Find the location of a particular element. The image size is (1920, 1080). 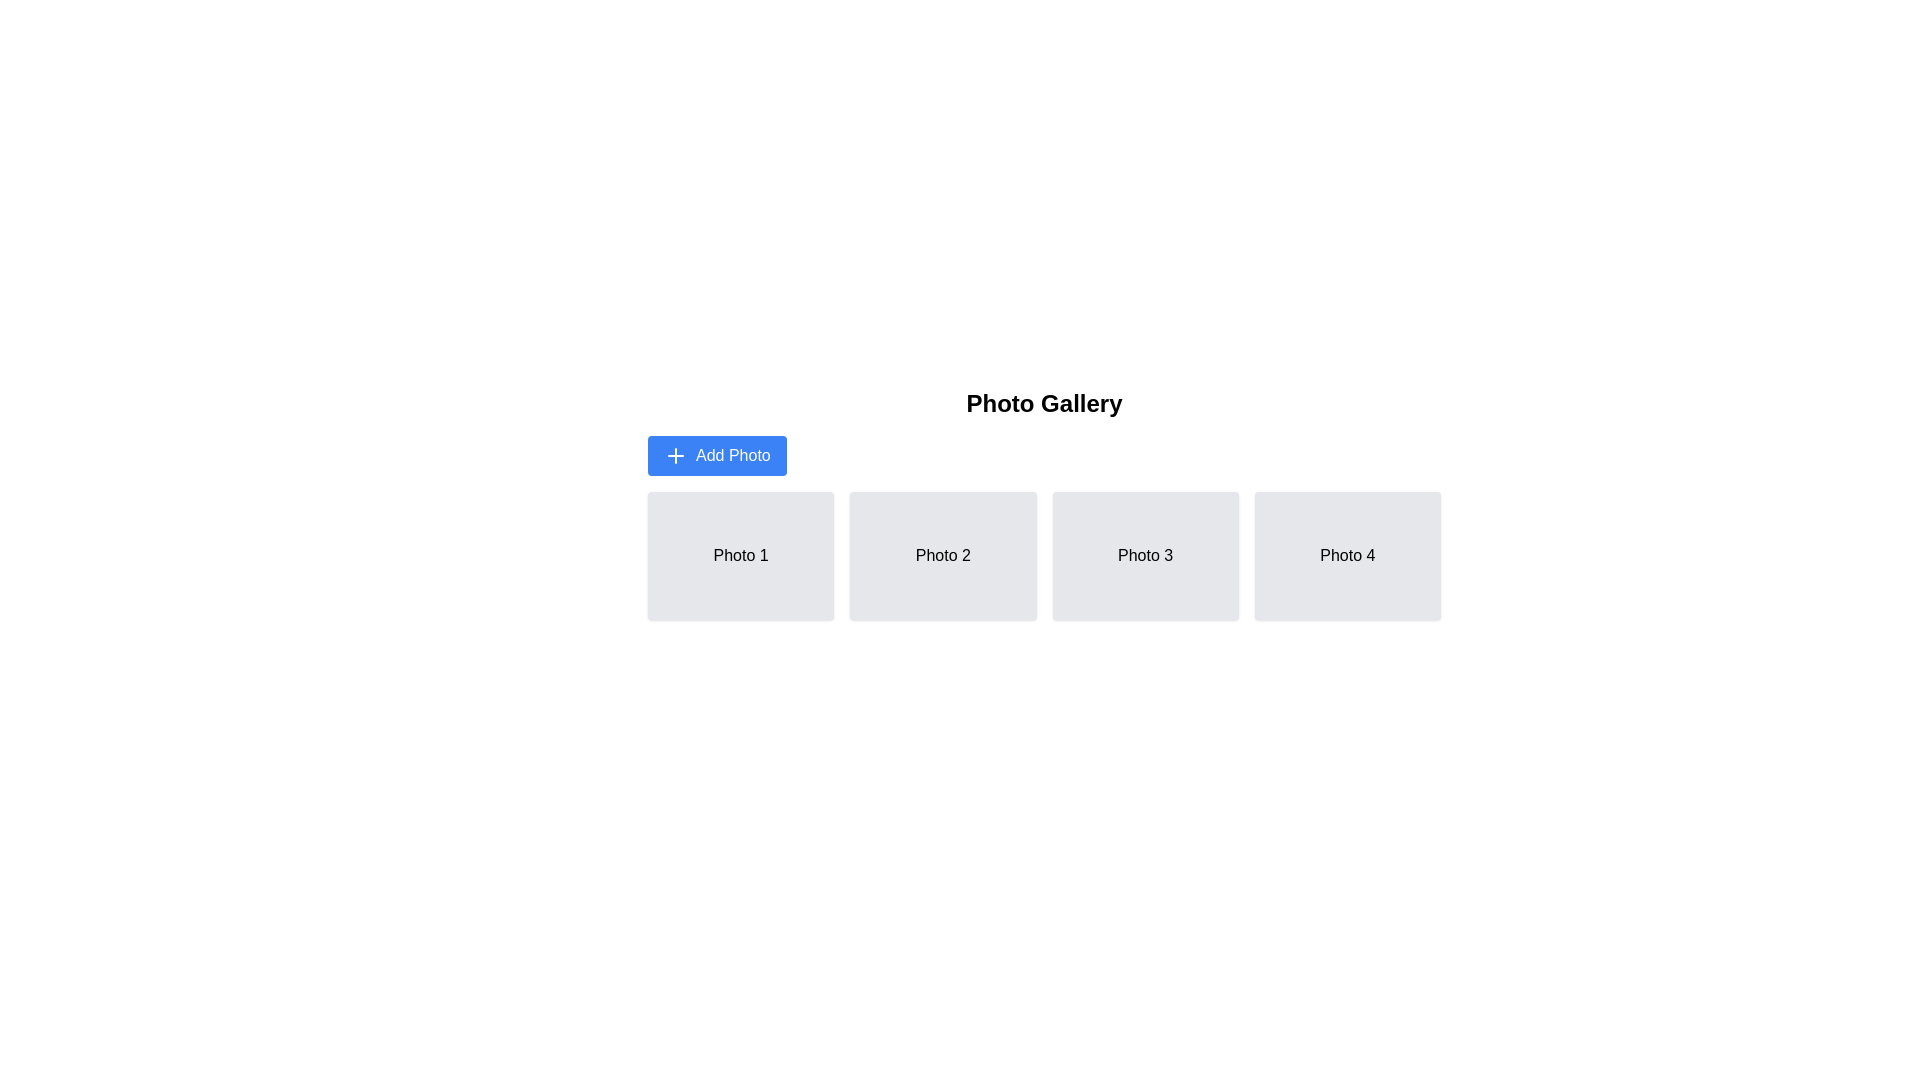

the small blue circular icon with a white cross, located to the left of the 'Add Photo' button is located at coordinates (676, 455).